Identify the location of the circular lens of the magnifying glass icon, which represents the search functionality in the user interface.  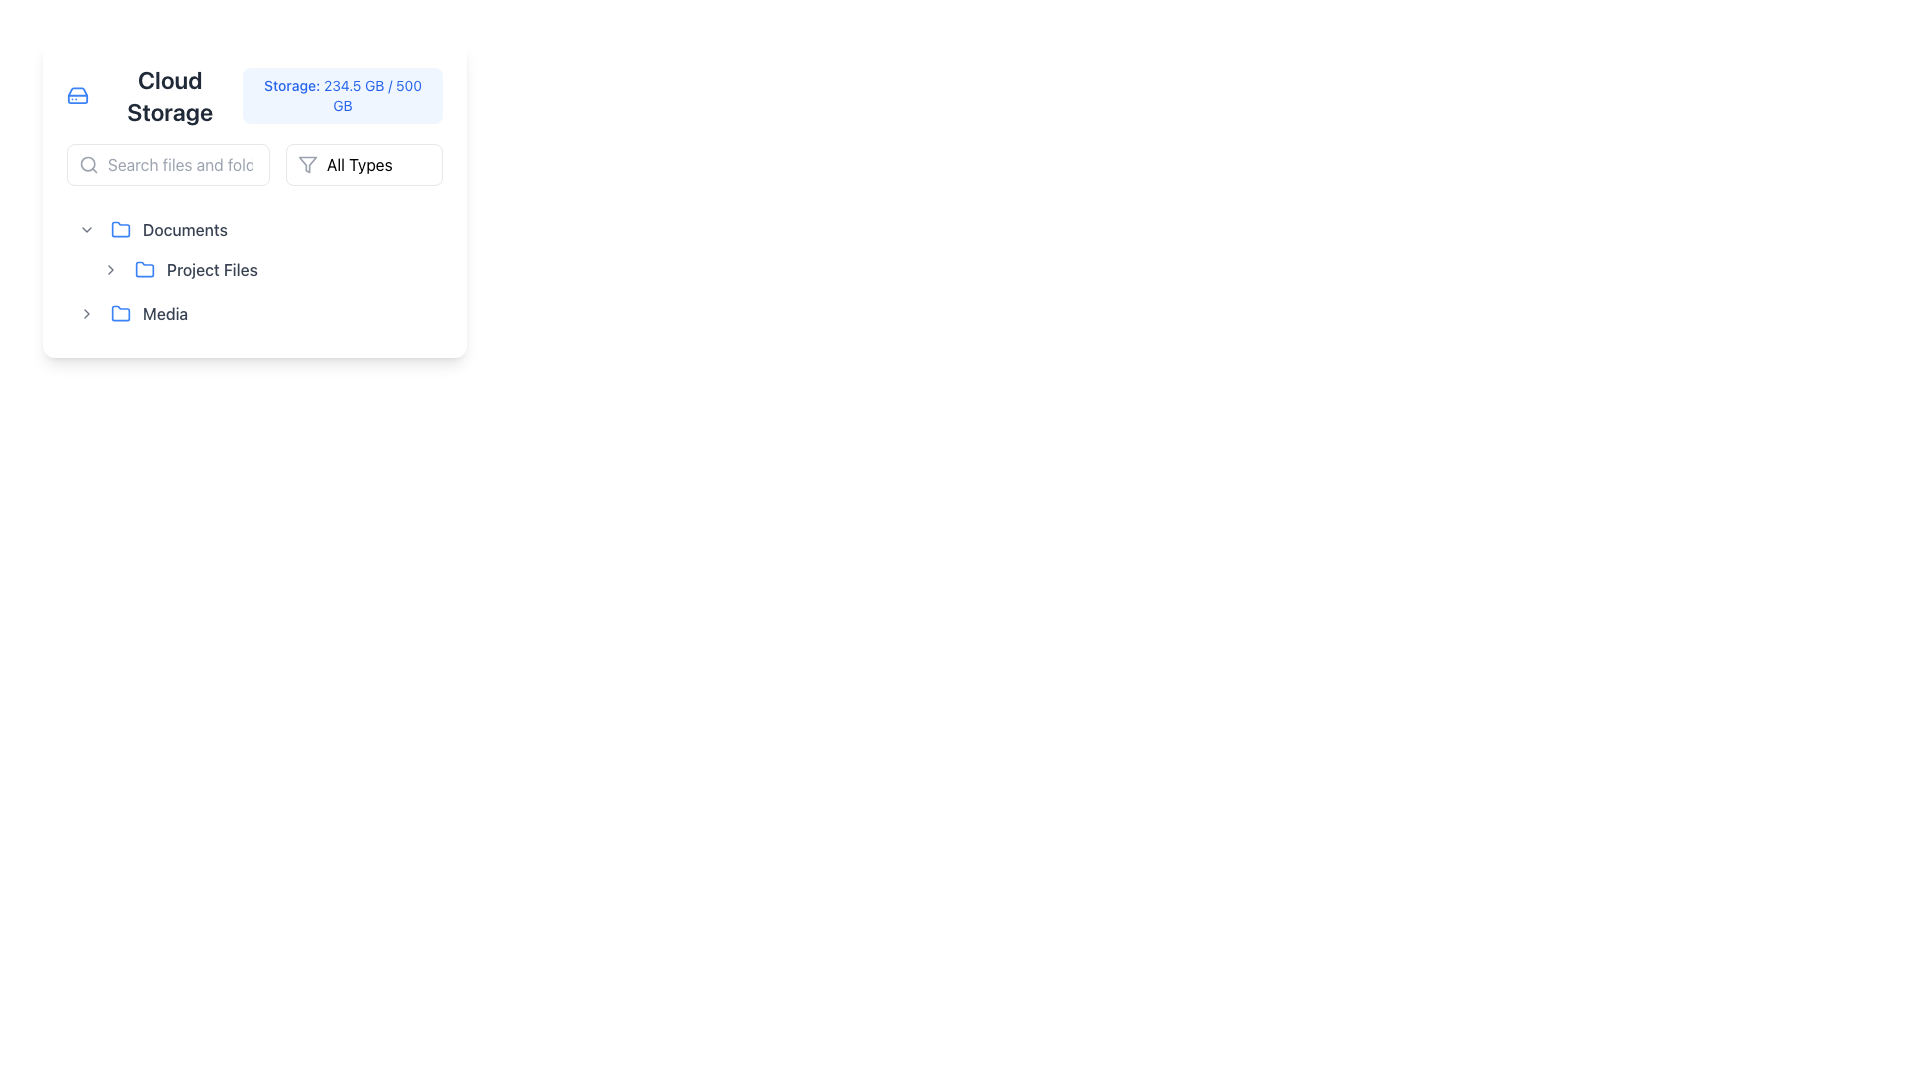
(87, 163).